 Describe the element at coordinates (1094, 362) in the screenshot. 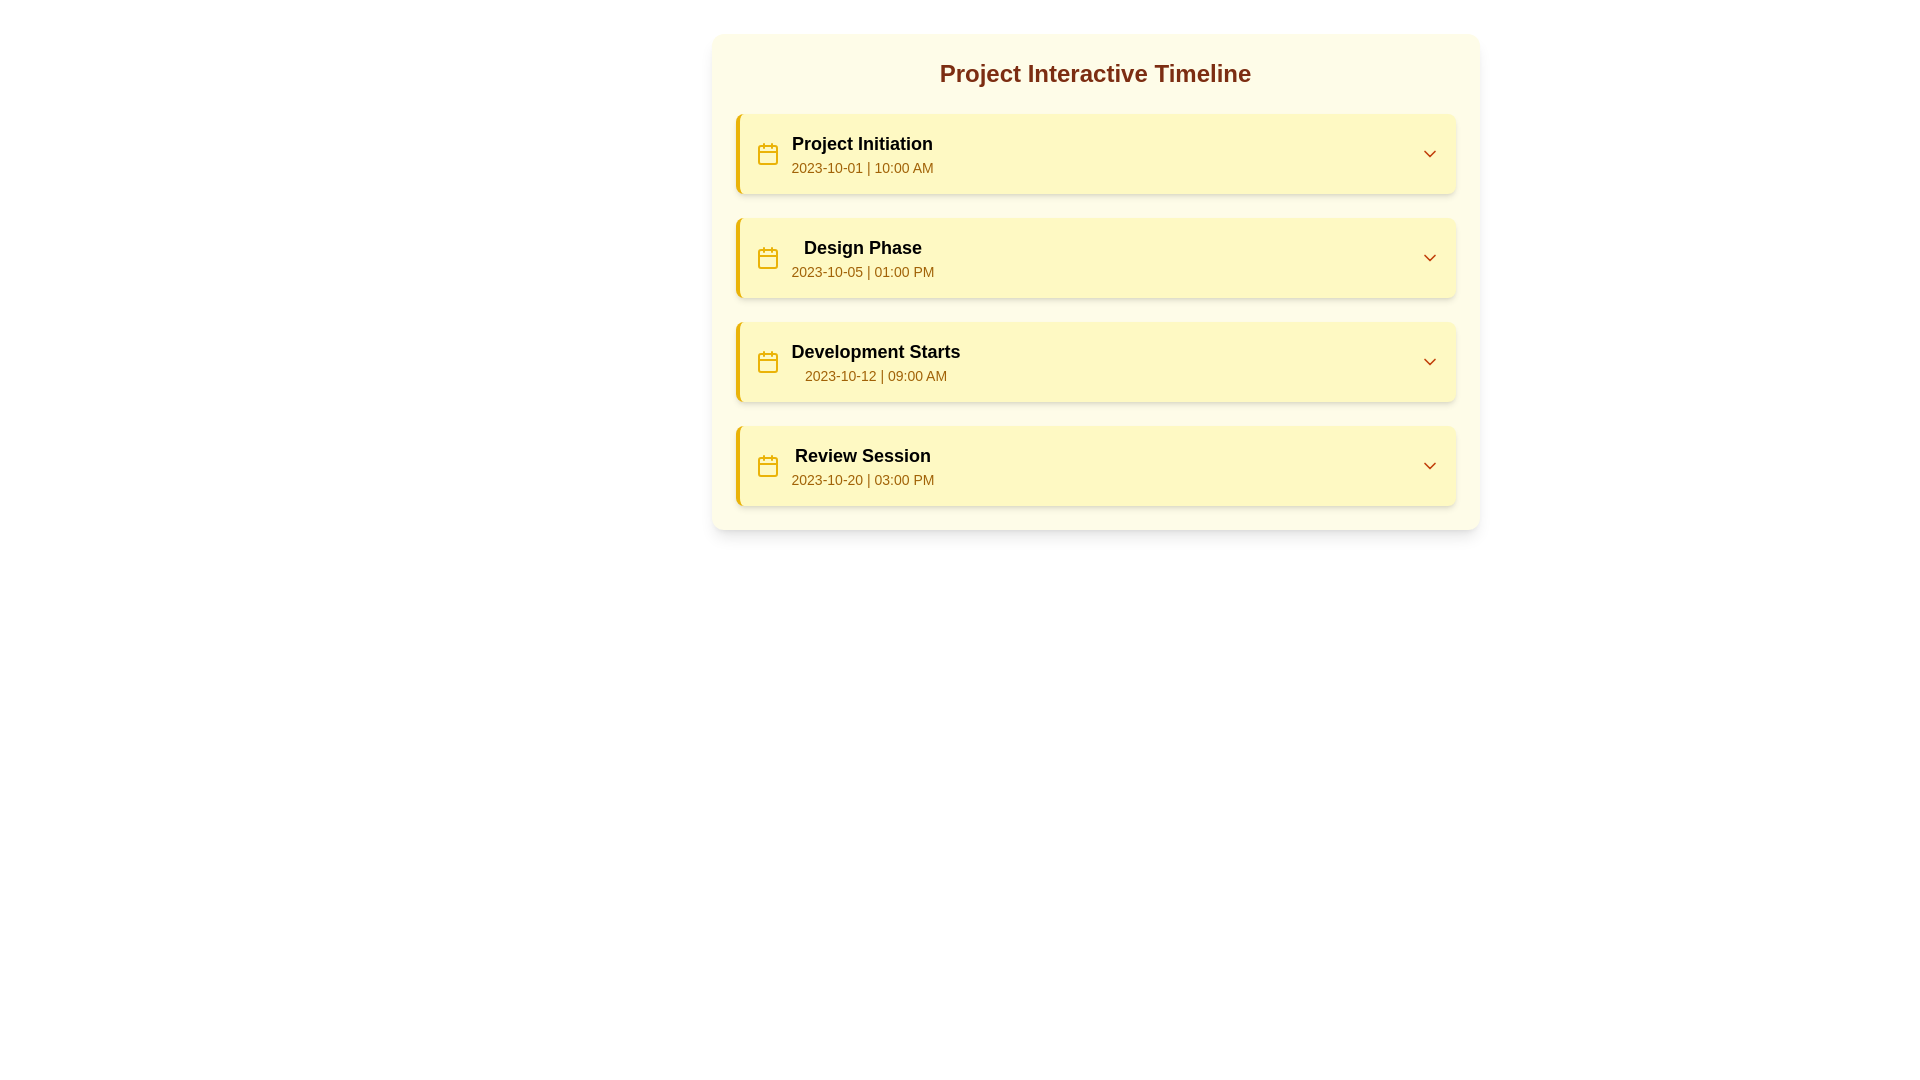

I see `keyboard navigation` at that location.